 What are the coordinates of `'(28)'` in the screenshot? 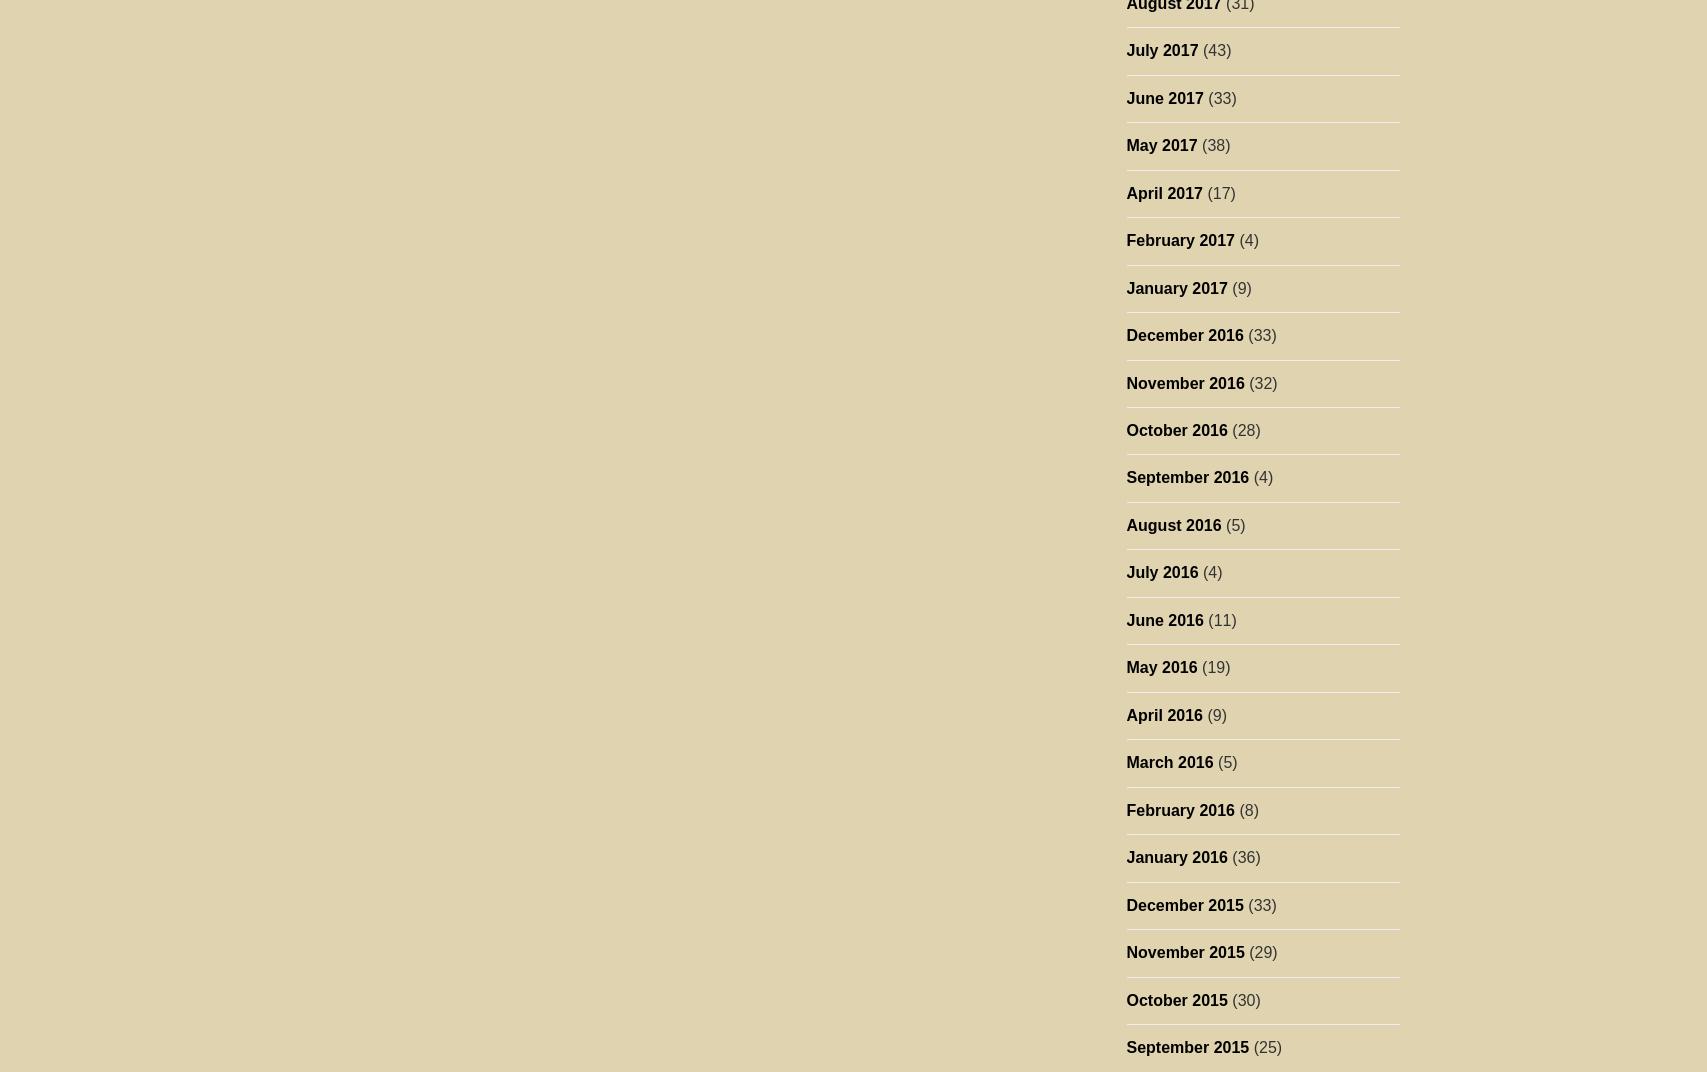 It's located at (1242, 429).